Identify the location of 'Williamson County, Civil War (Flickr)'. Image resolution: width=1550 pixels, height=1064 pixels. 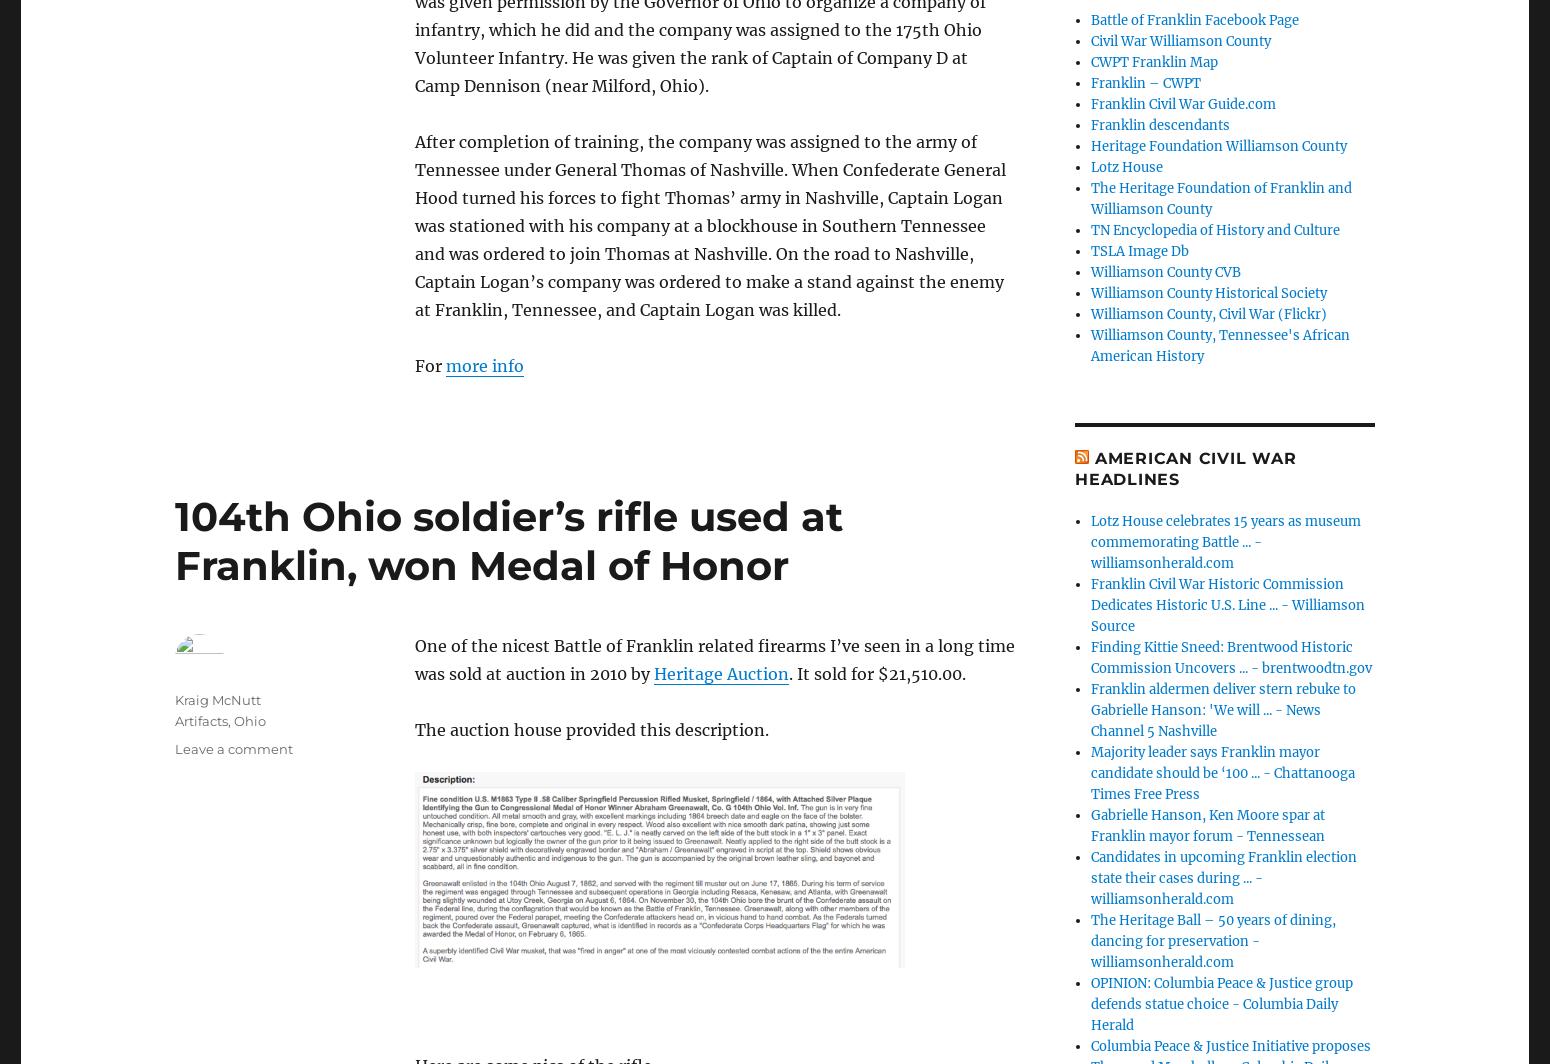
(1209, 313).